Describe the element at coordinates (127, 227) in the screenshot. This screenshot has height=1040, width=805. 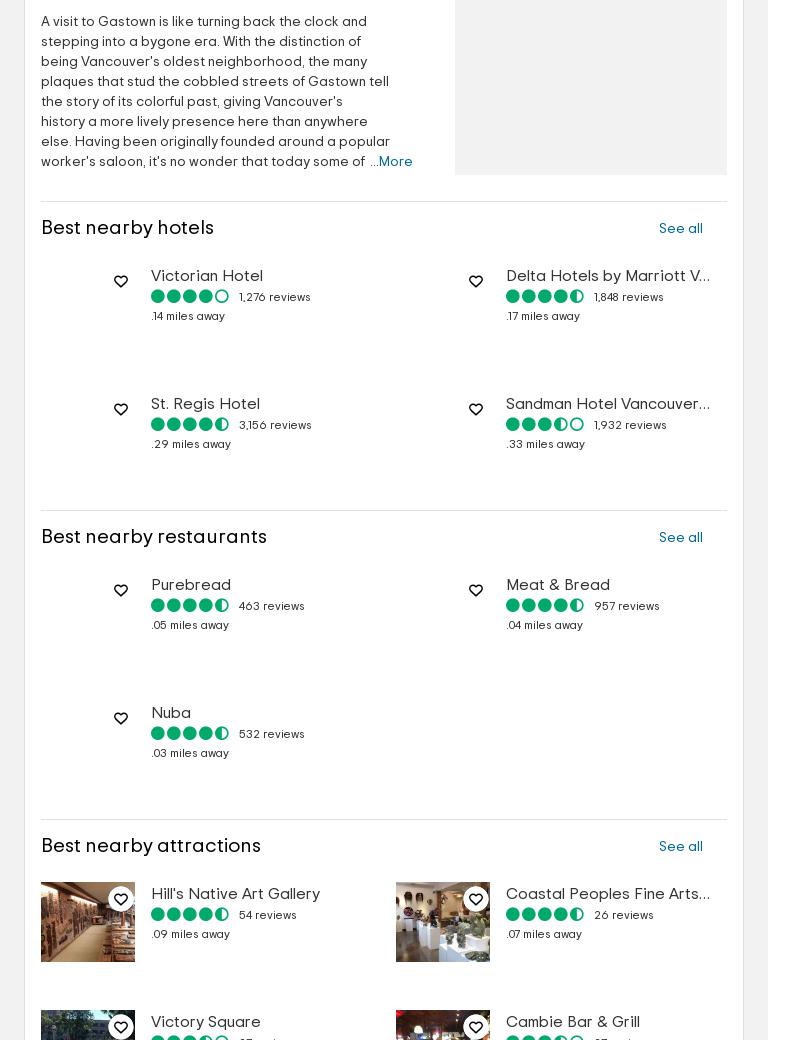
I see `'Best nearby hotels'` at that location.